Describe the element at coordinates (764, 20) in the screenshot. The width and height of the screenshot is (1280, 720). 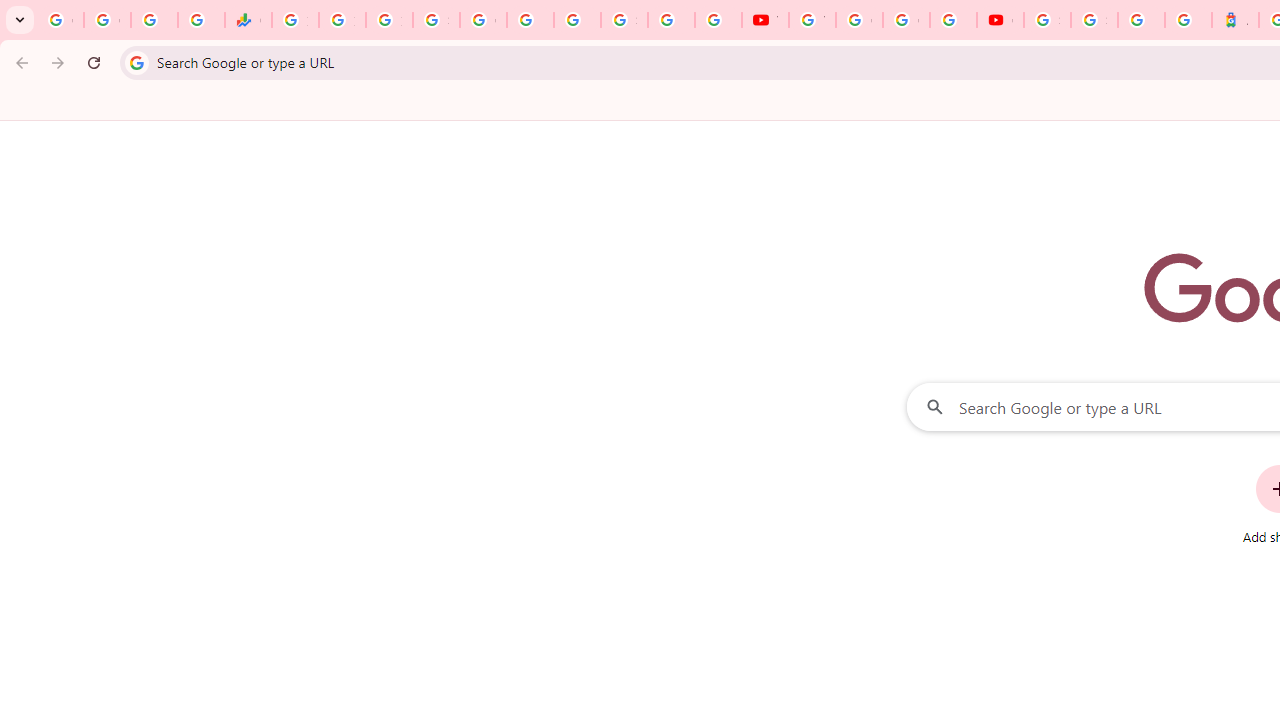
I see `'YouTube'` at that location.